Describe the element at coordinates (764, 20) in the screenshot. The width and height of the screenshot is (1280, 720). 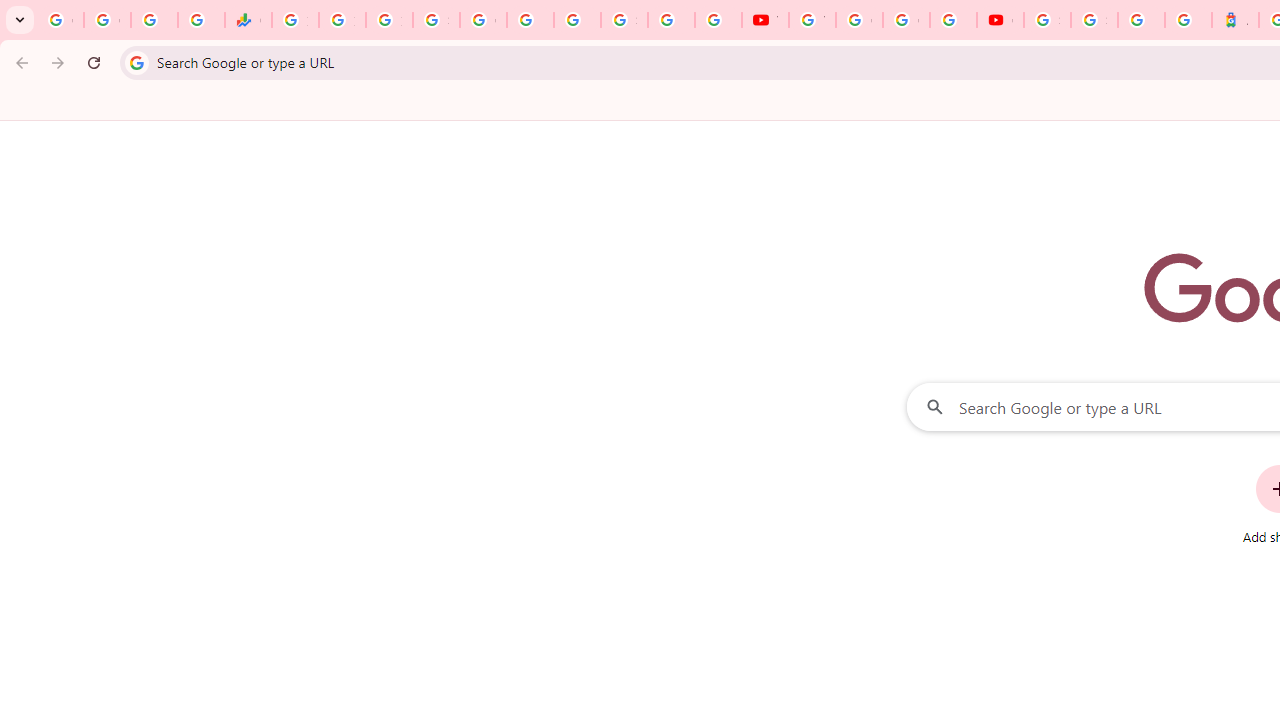
I see `'YouTube'` at that location.